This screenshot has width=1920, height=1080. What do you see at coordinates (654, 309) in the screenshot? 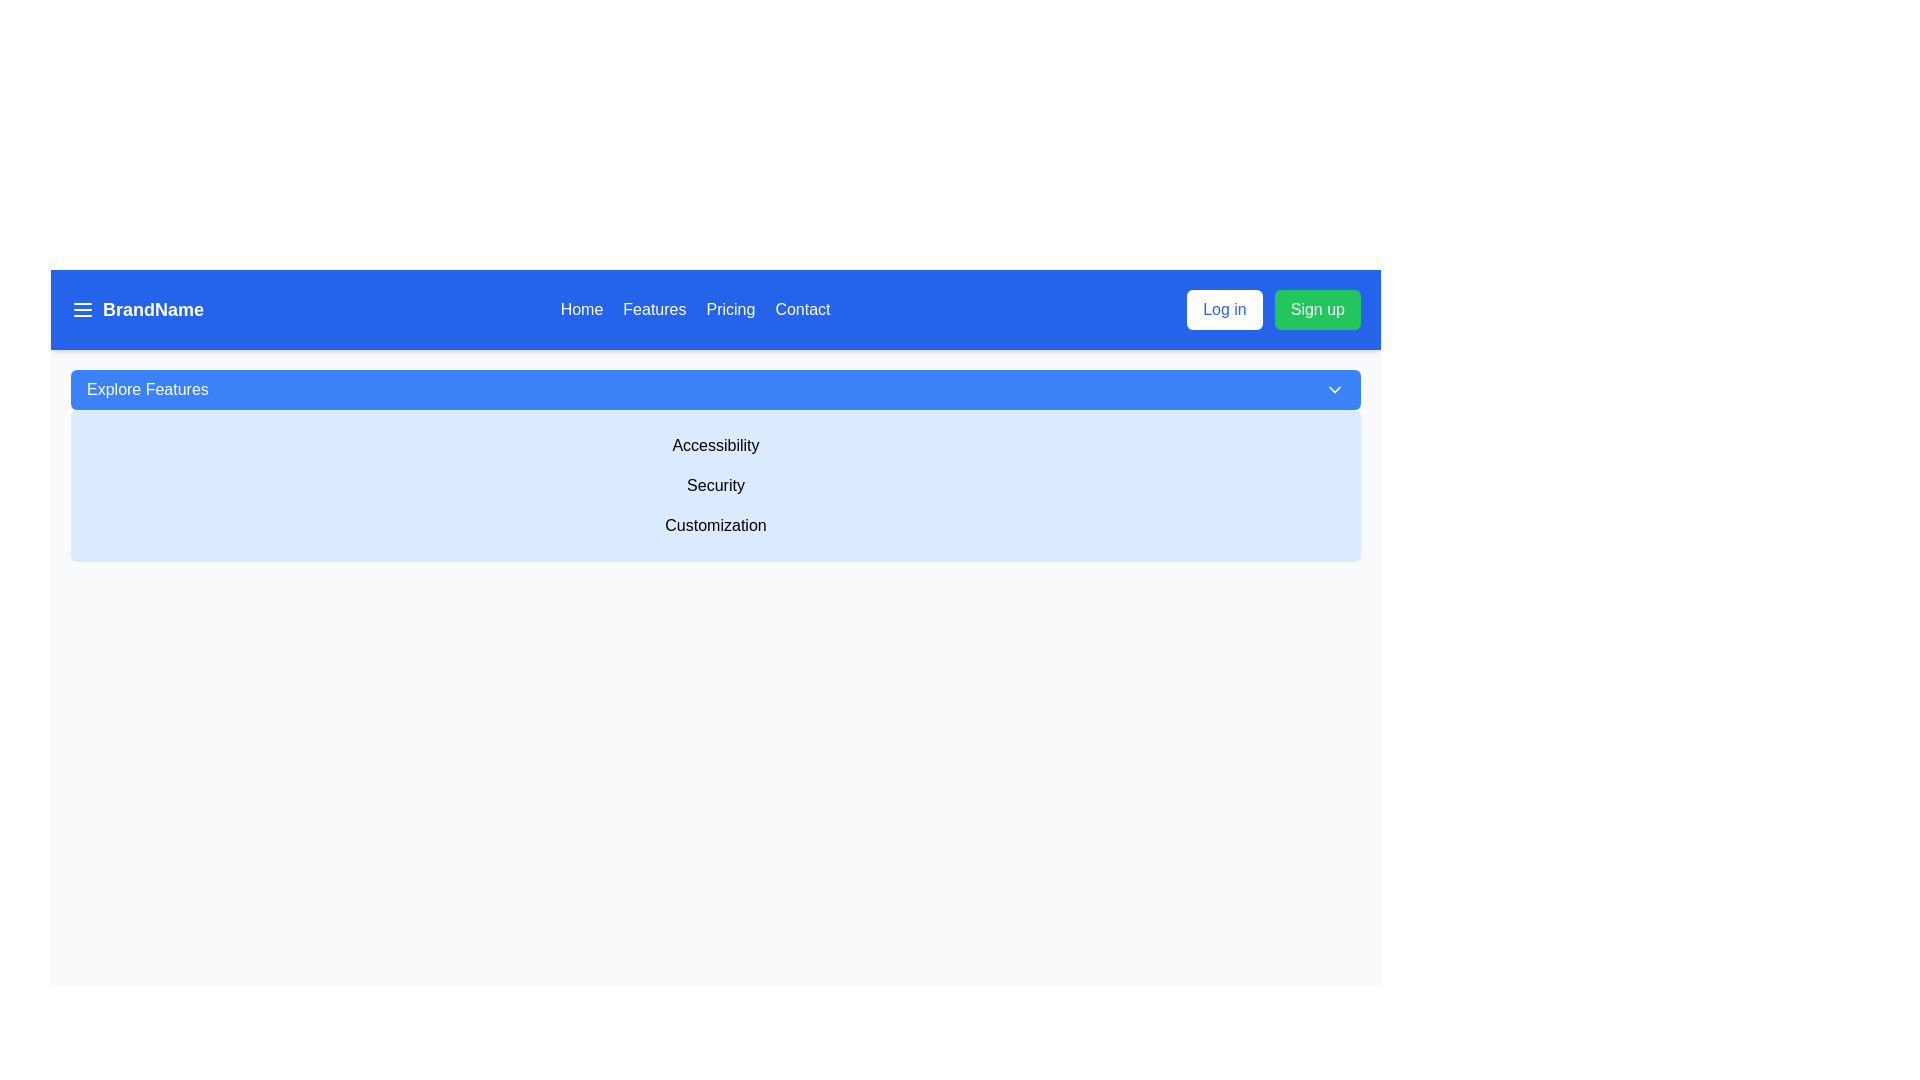
I see `the second item in the navigation menu, labeled 'Features', which is located between 'Home' and 'Pricing'` at bounding box center [654, 309].